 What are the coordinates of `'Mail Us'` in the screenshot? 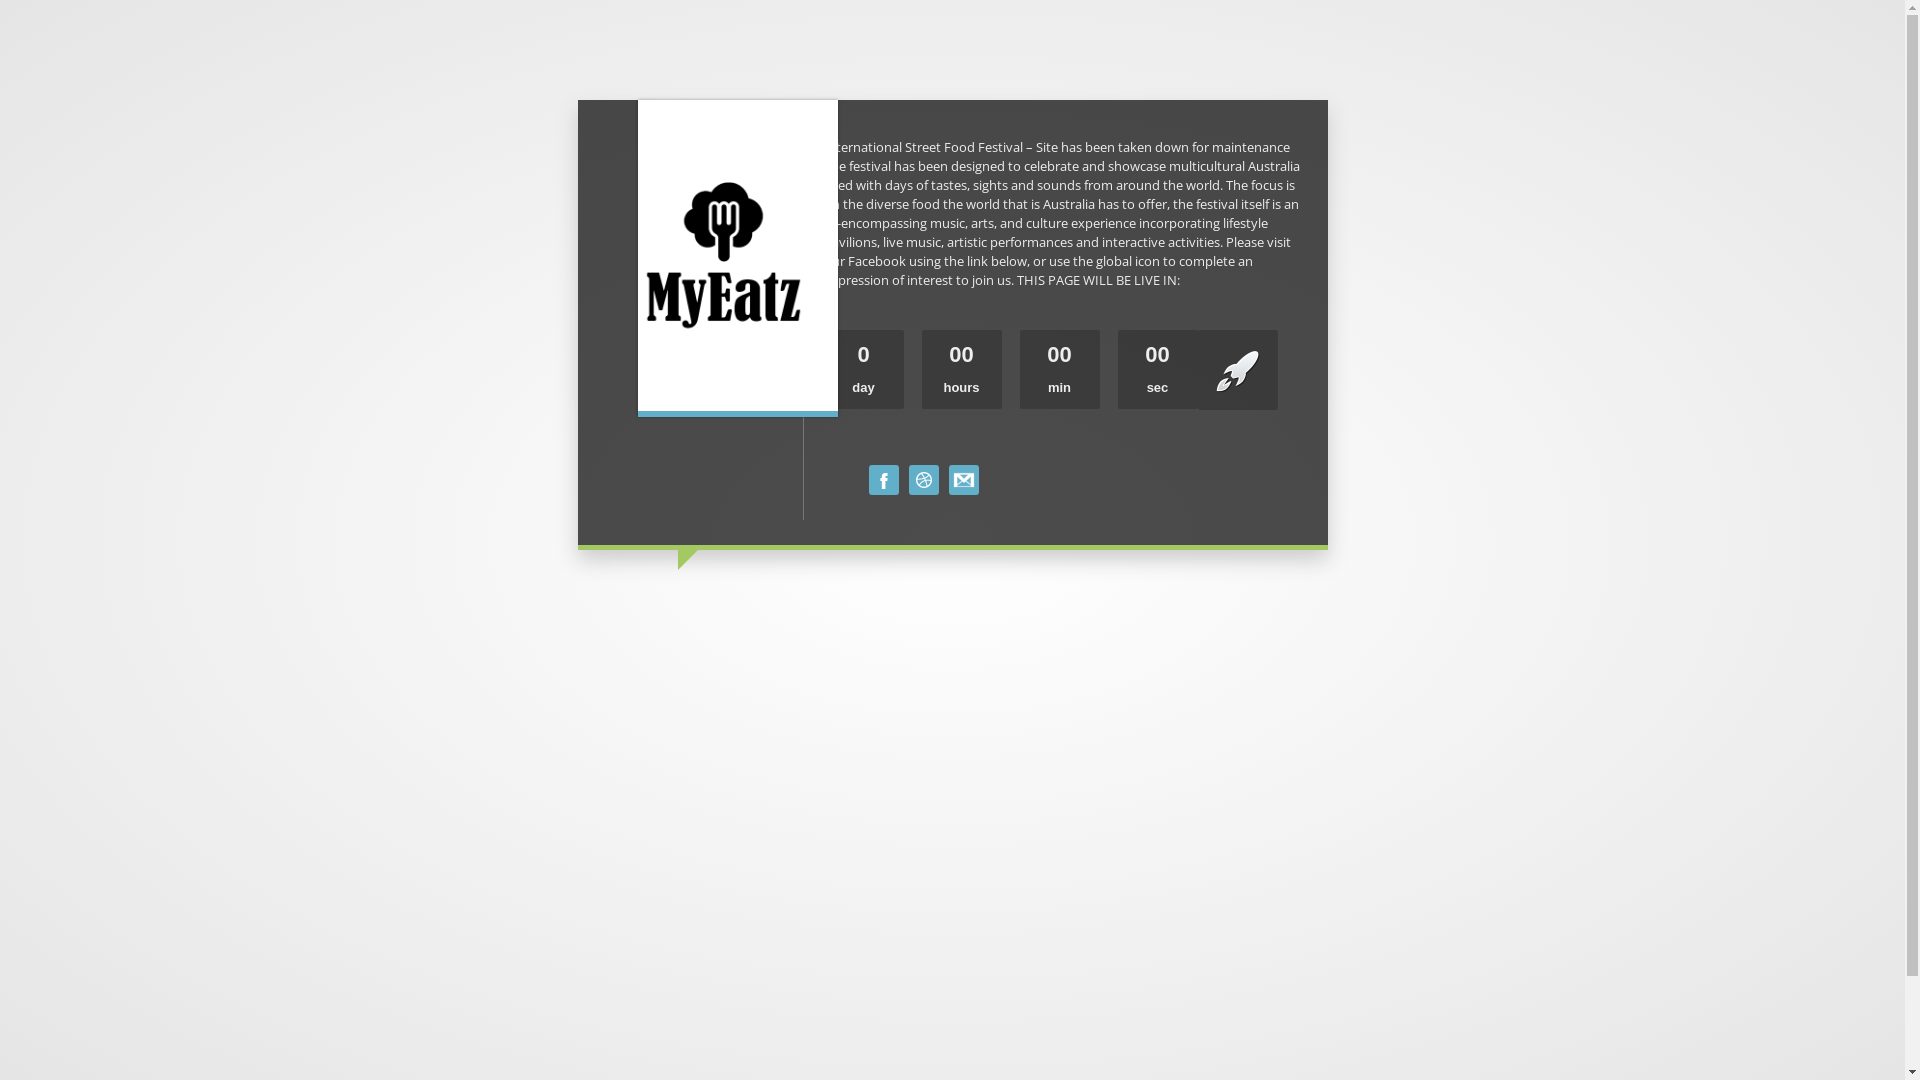 It's located at (963, 479).